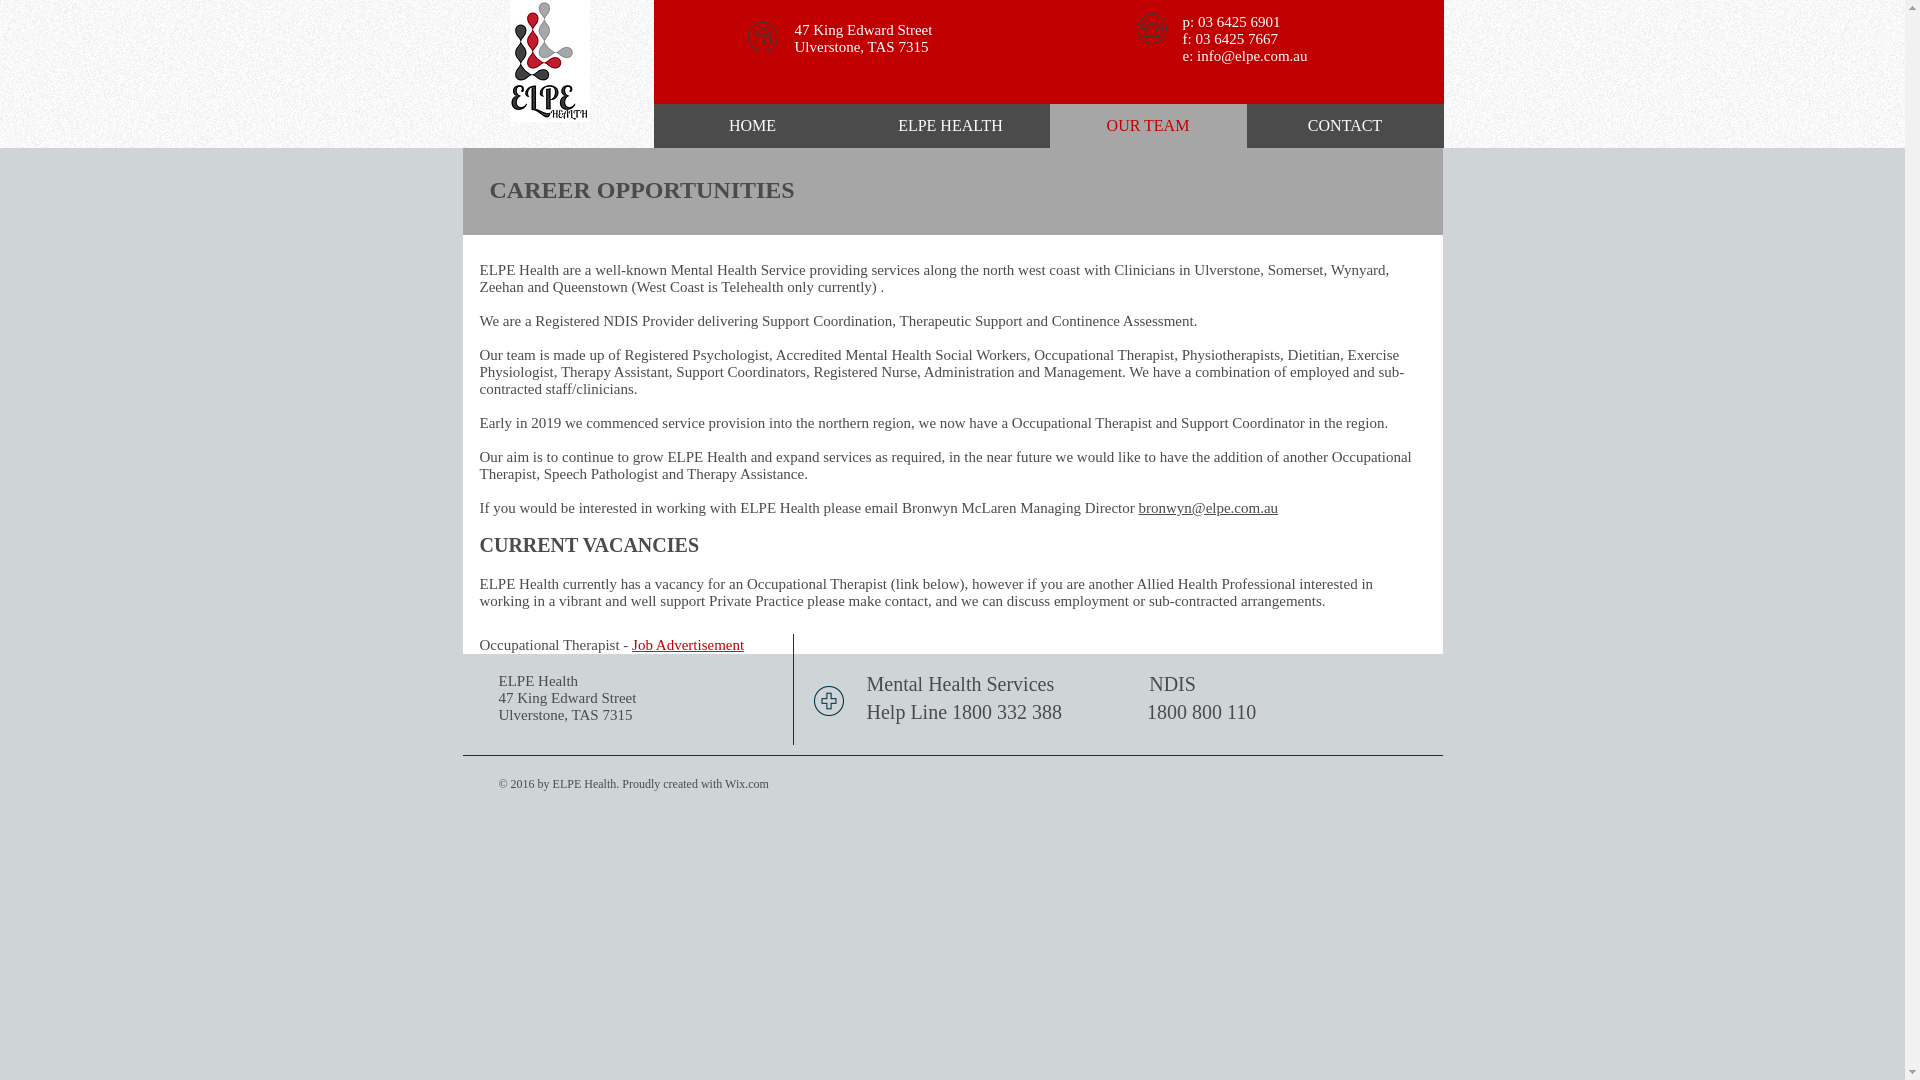 The width and height of the screenshot is (1920, 1080). What do you see at coordinates (752, 126) in the screenshot?
I see `'HOME'` at bounding box center [752, 126].